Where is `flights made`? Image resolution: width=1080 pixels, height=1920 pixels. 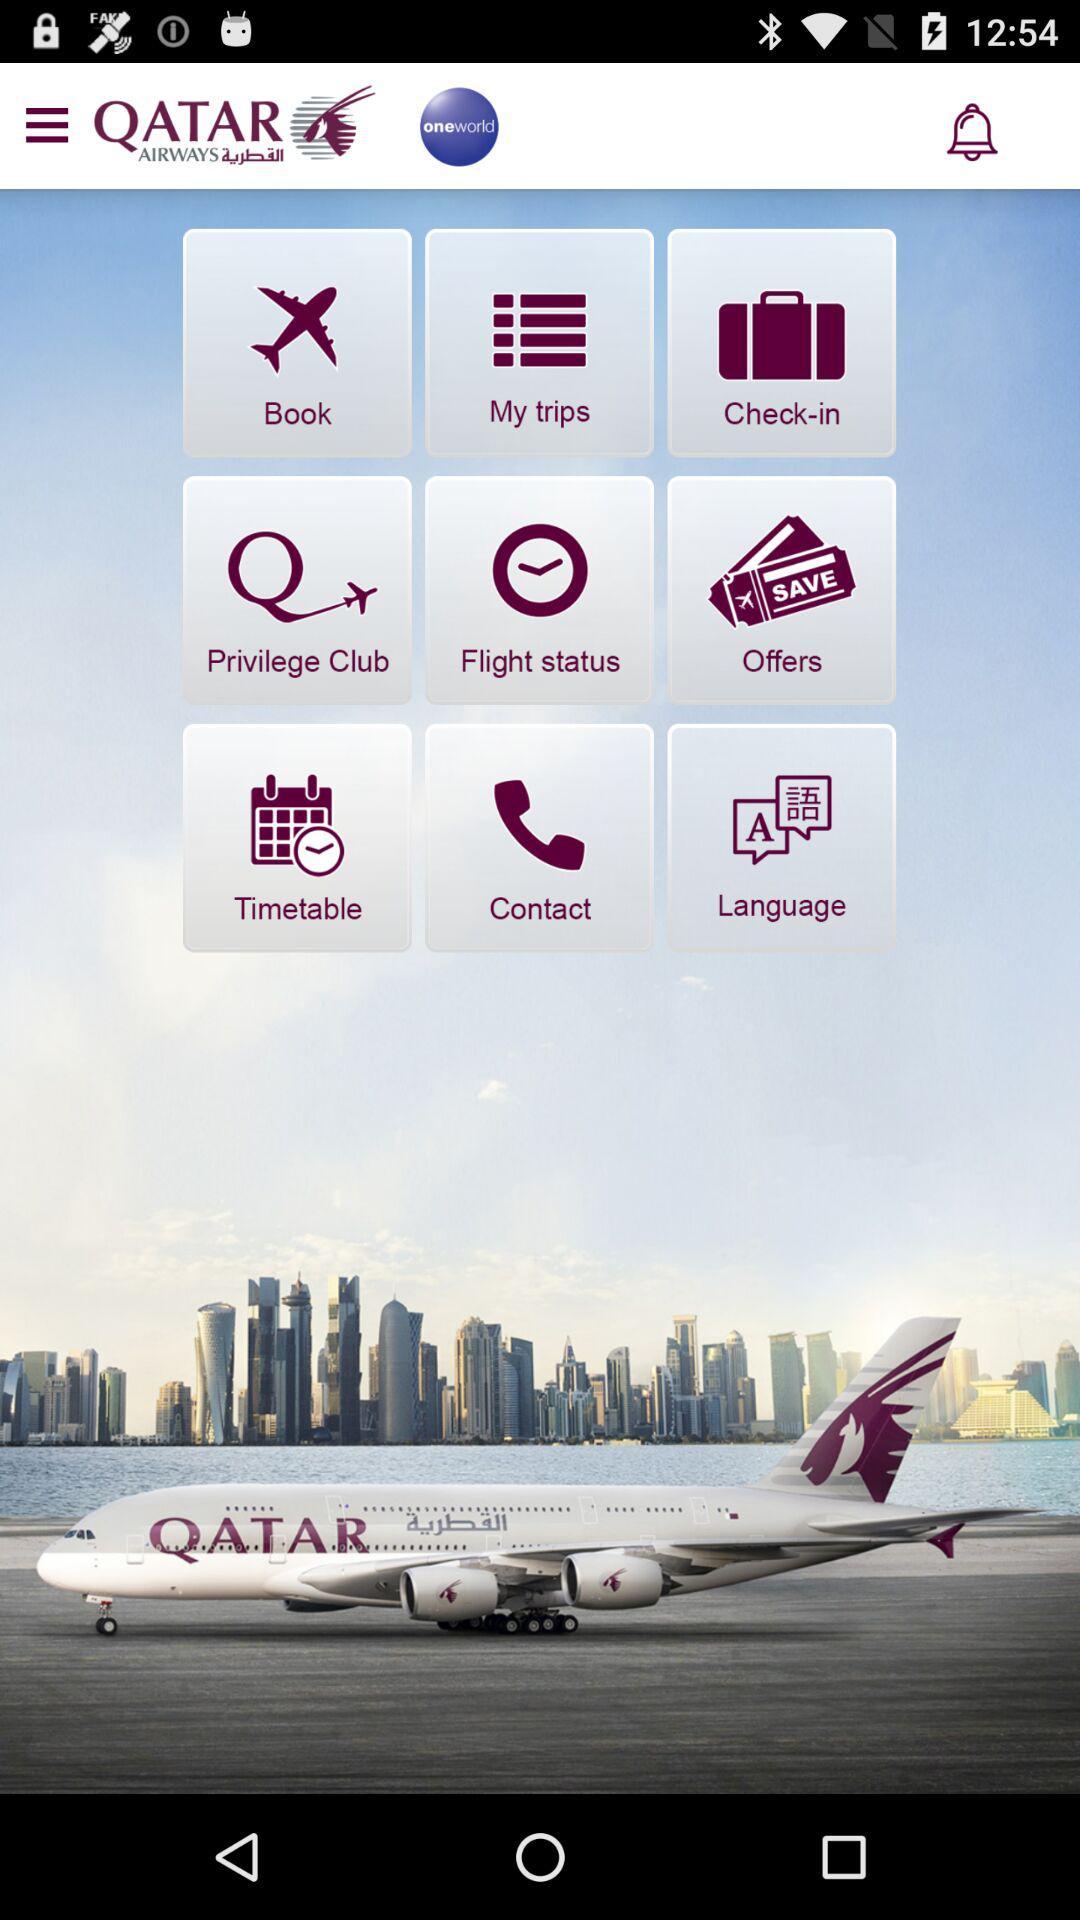 flights made is located at coordinates (538, 343).